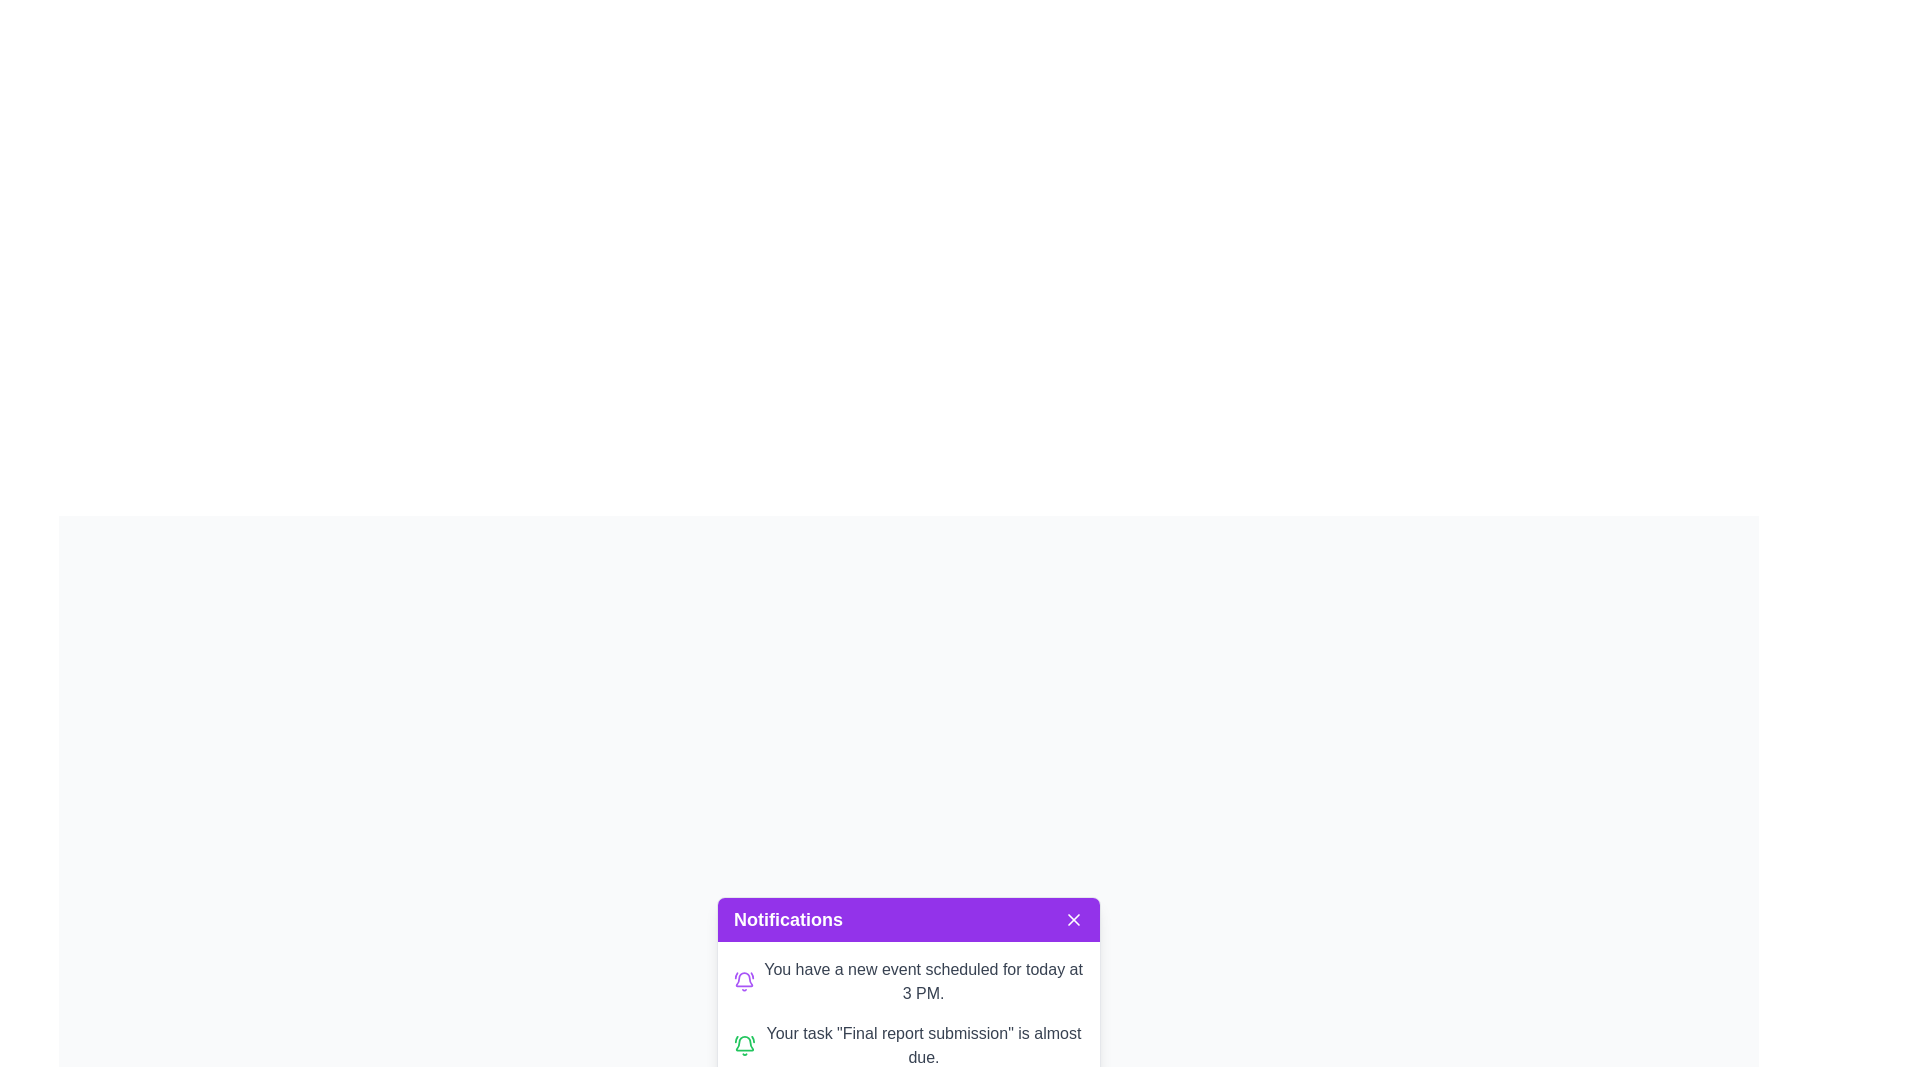 Image resolution: width=1920 pixels, height=1080 pixels. I want to click on the close button located on the top-right side of the purple bar labeled 'Notifications', so click(1073, 918).